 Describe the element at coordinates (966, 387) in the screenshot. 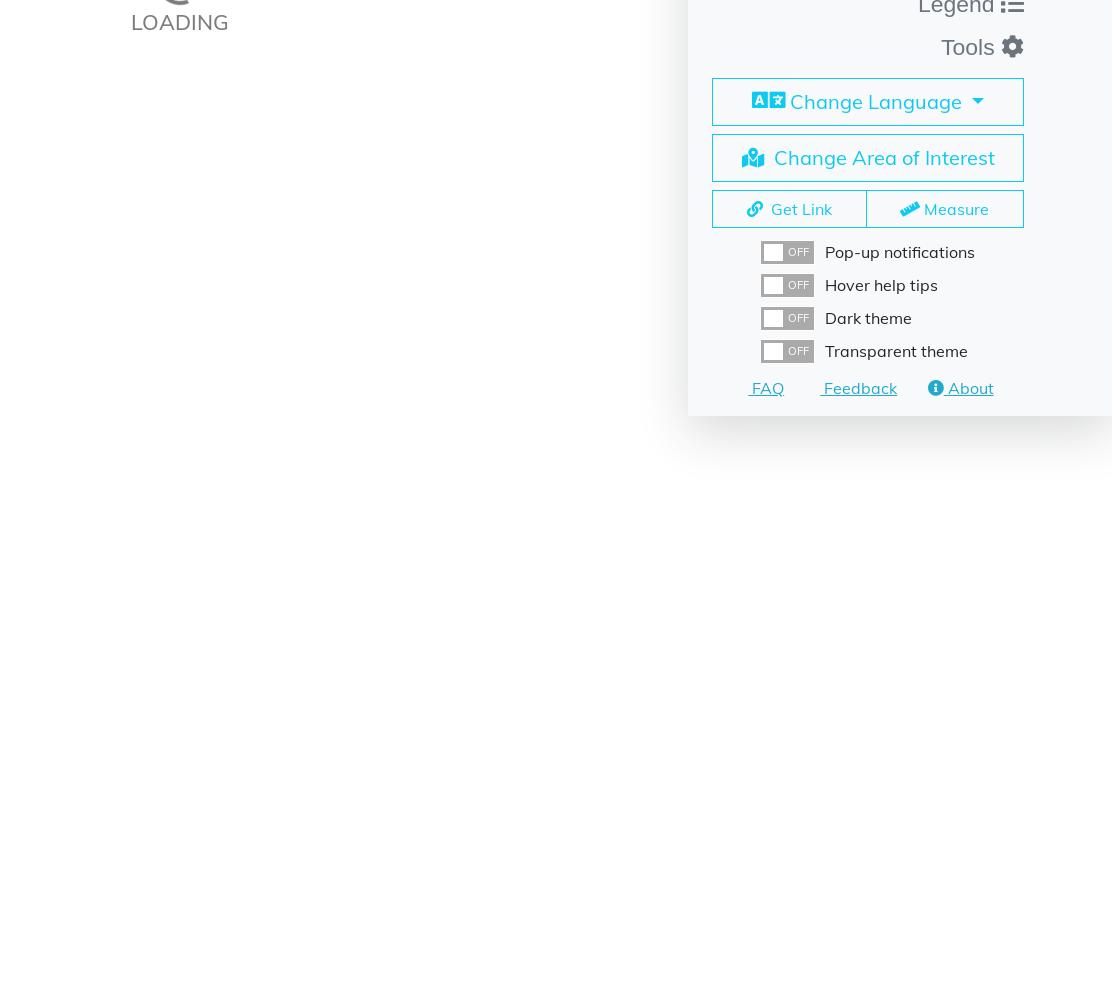

I see `'About'` at that location.